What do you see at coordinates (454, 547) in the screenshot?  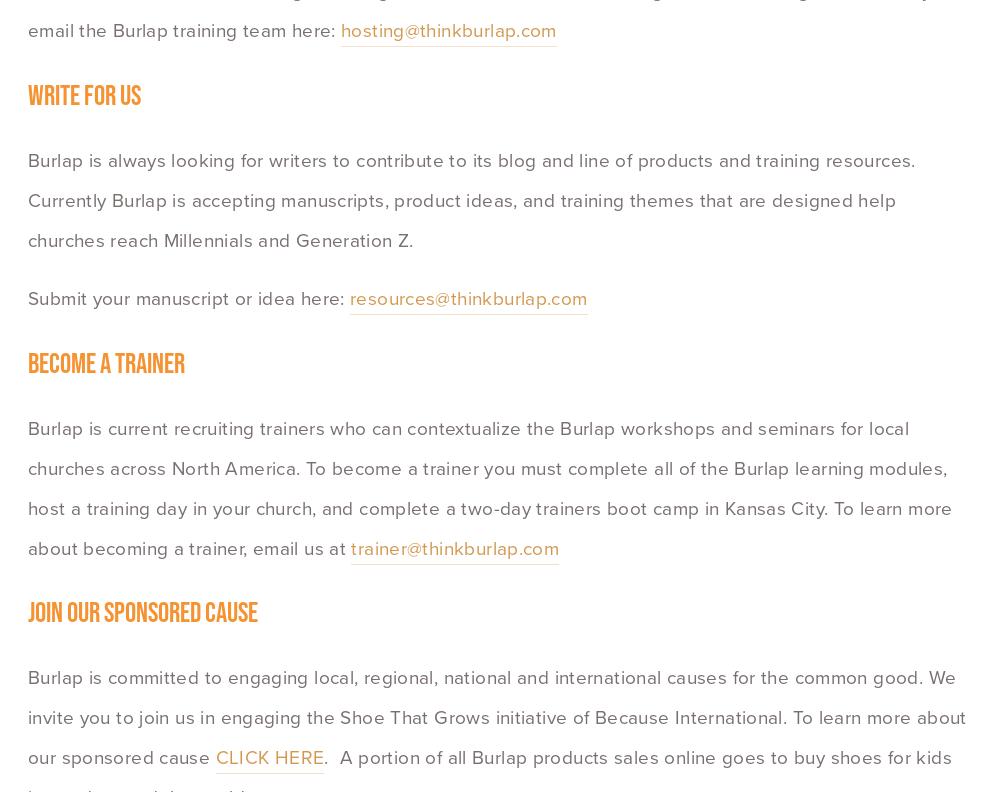 I see `'trainer@thinkburlap.com'` at bounding box center [454, 547].